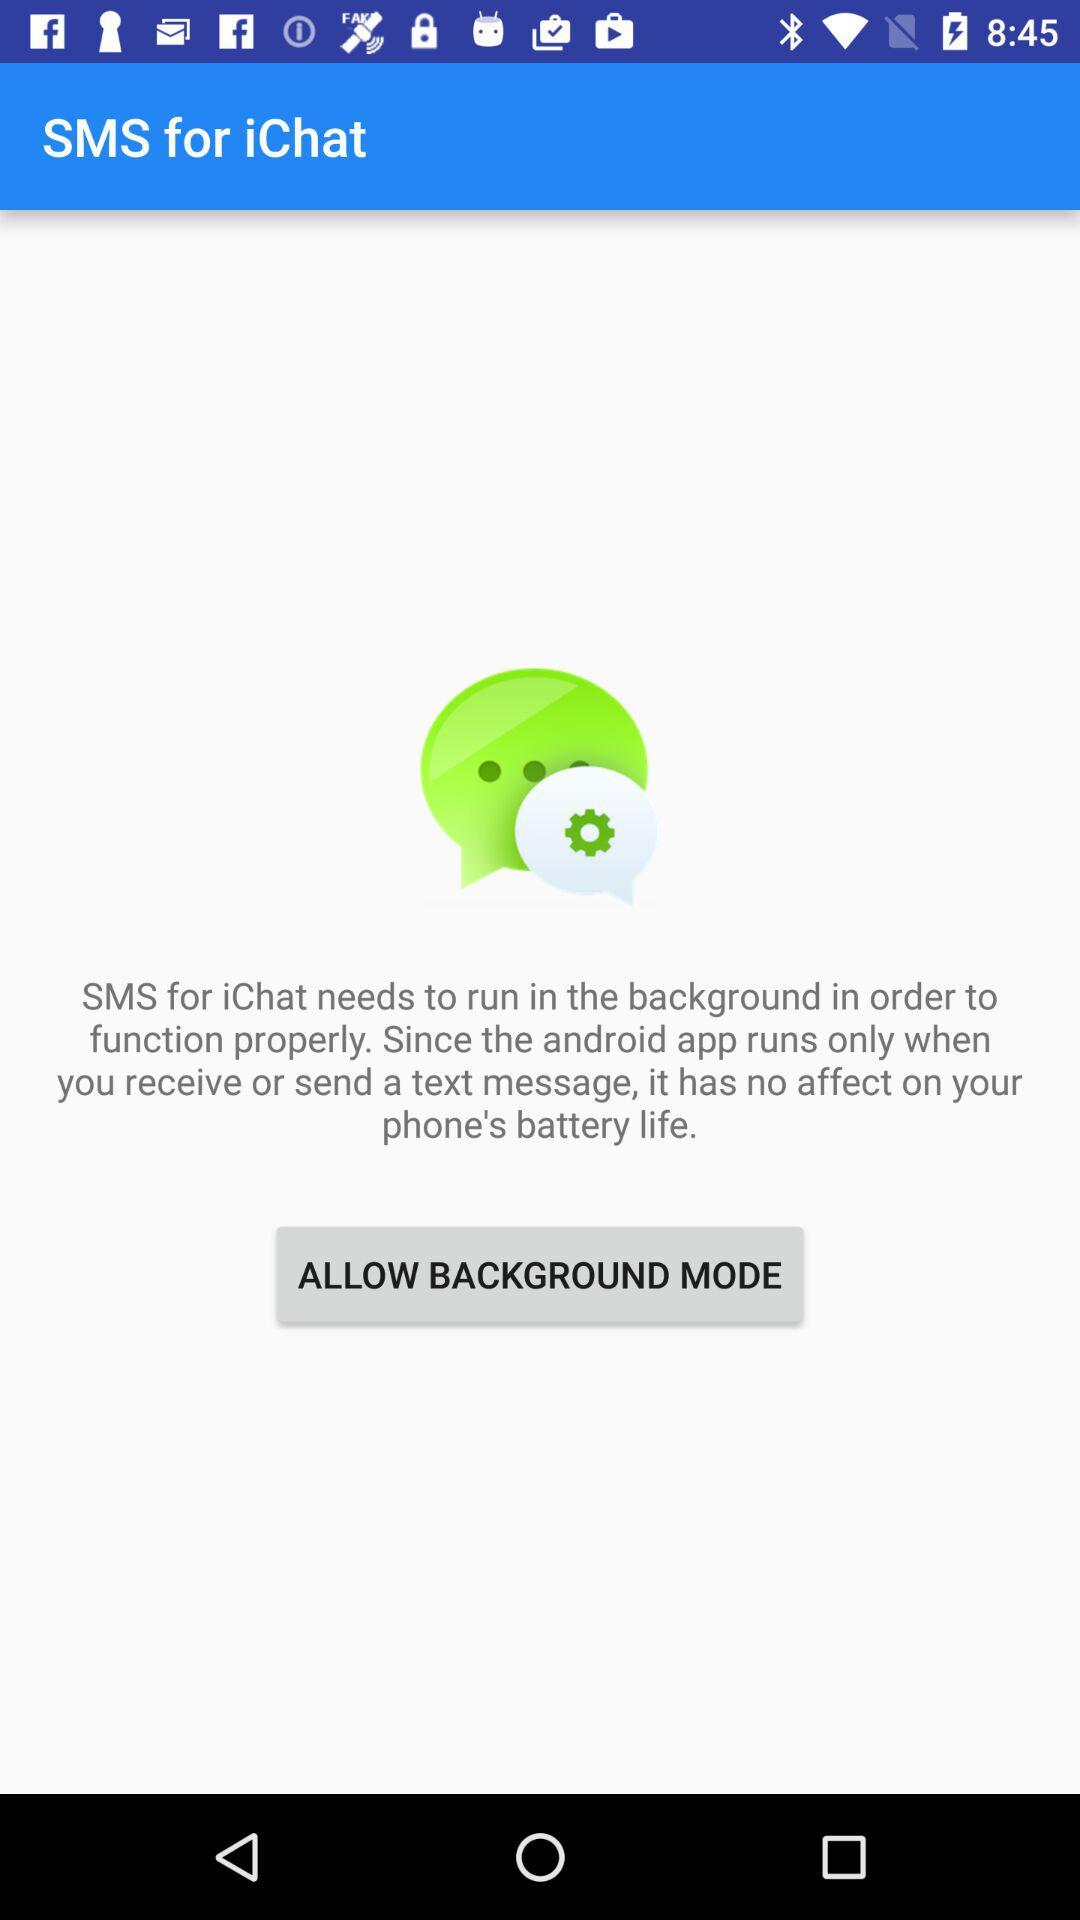  What do you see at coordinates (540, 1273) in the screenshot?
I see `allow background mode` at bounding box center [540, 1273].